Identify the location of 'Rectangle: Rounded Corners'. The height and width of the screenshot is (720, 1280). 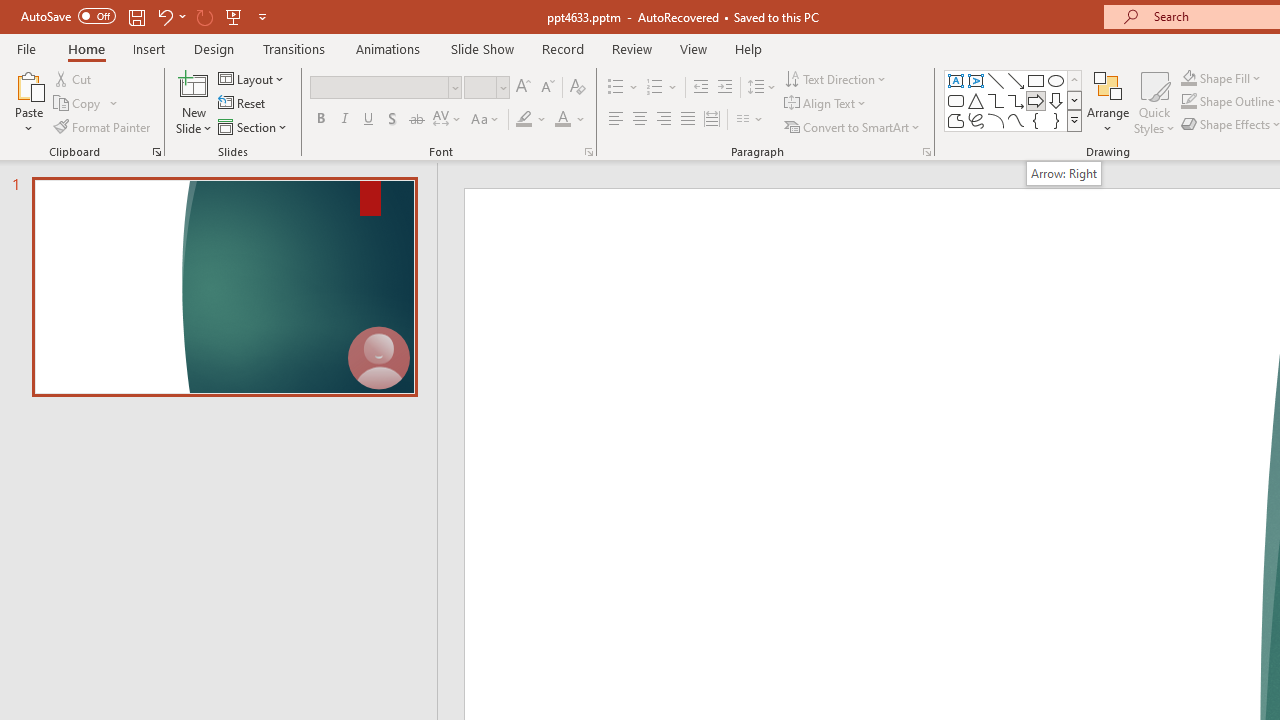
(955, 100).